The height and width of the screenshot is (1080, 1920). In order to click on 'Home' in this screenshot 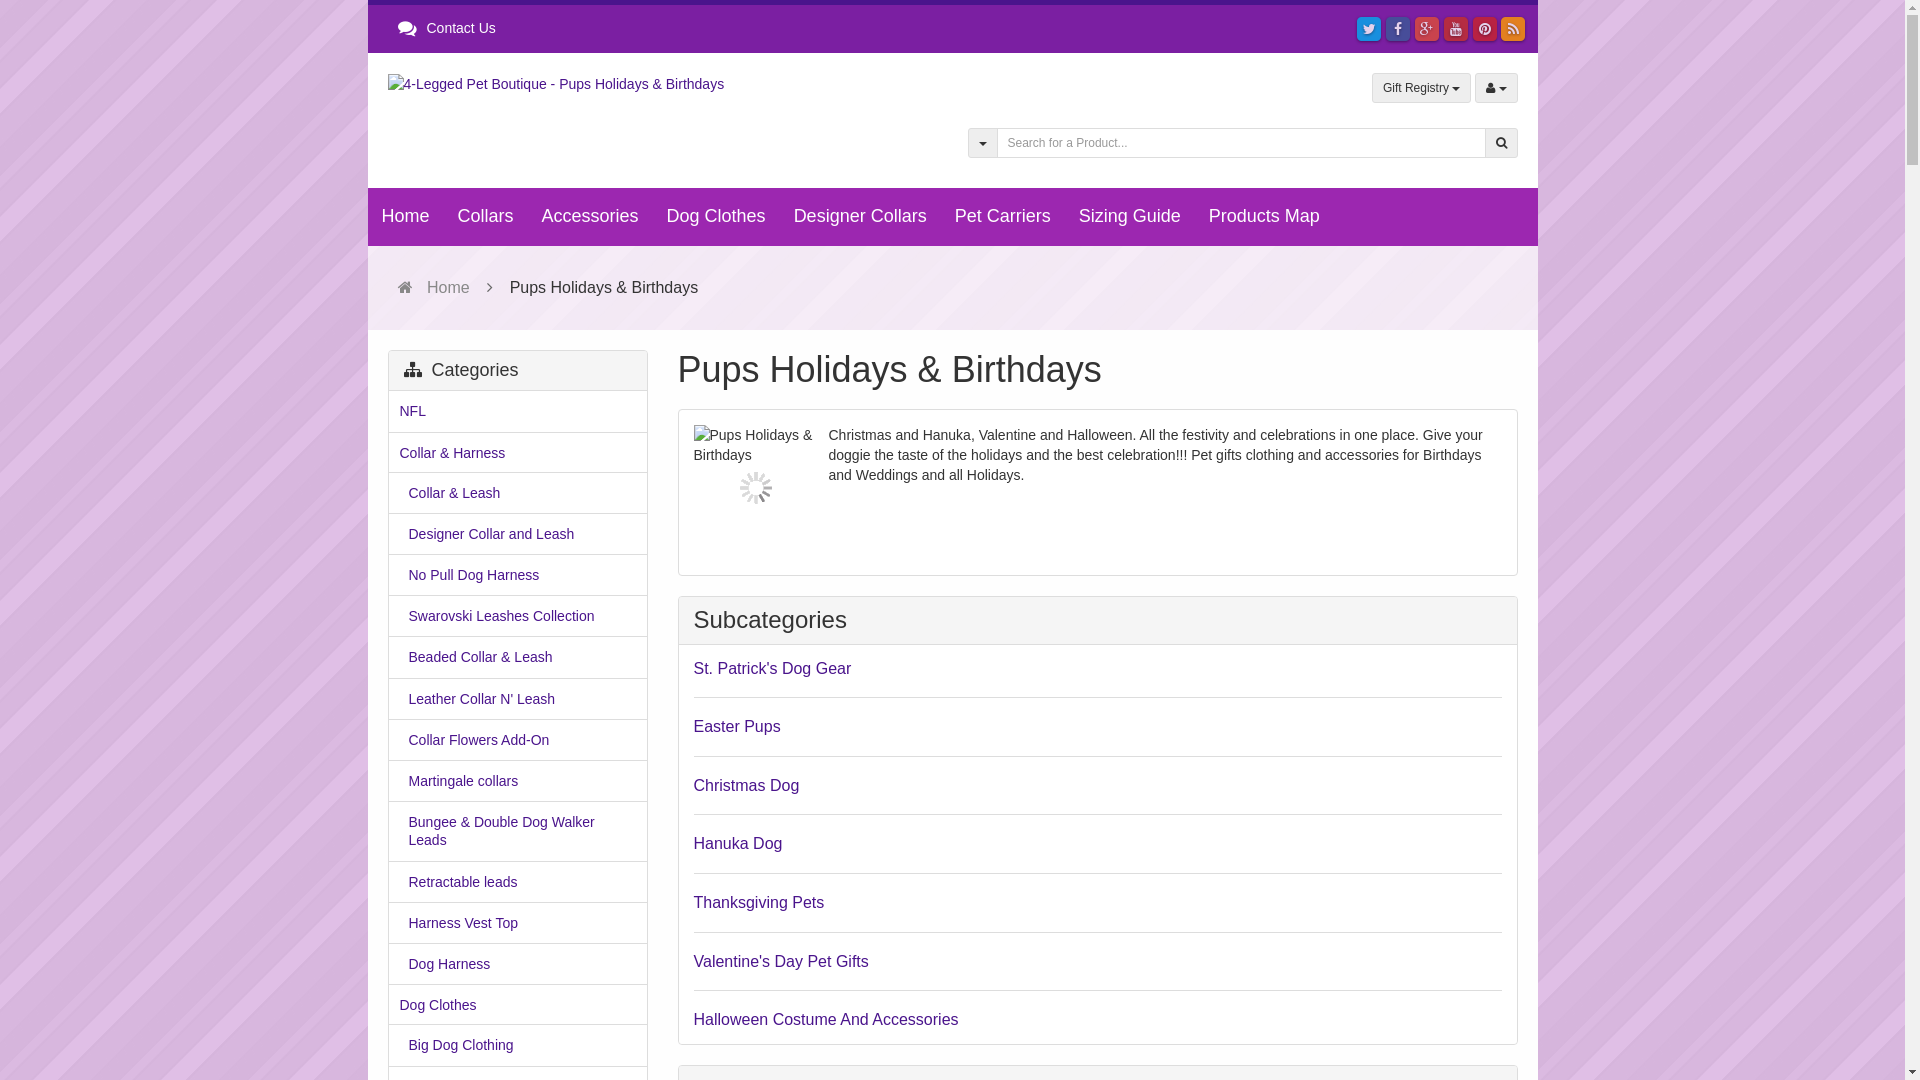, I will do `click(405, 216)`.